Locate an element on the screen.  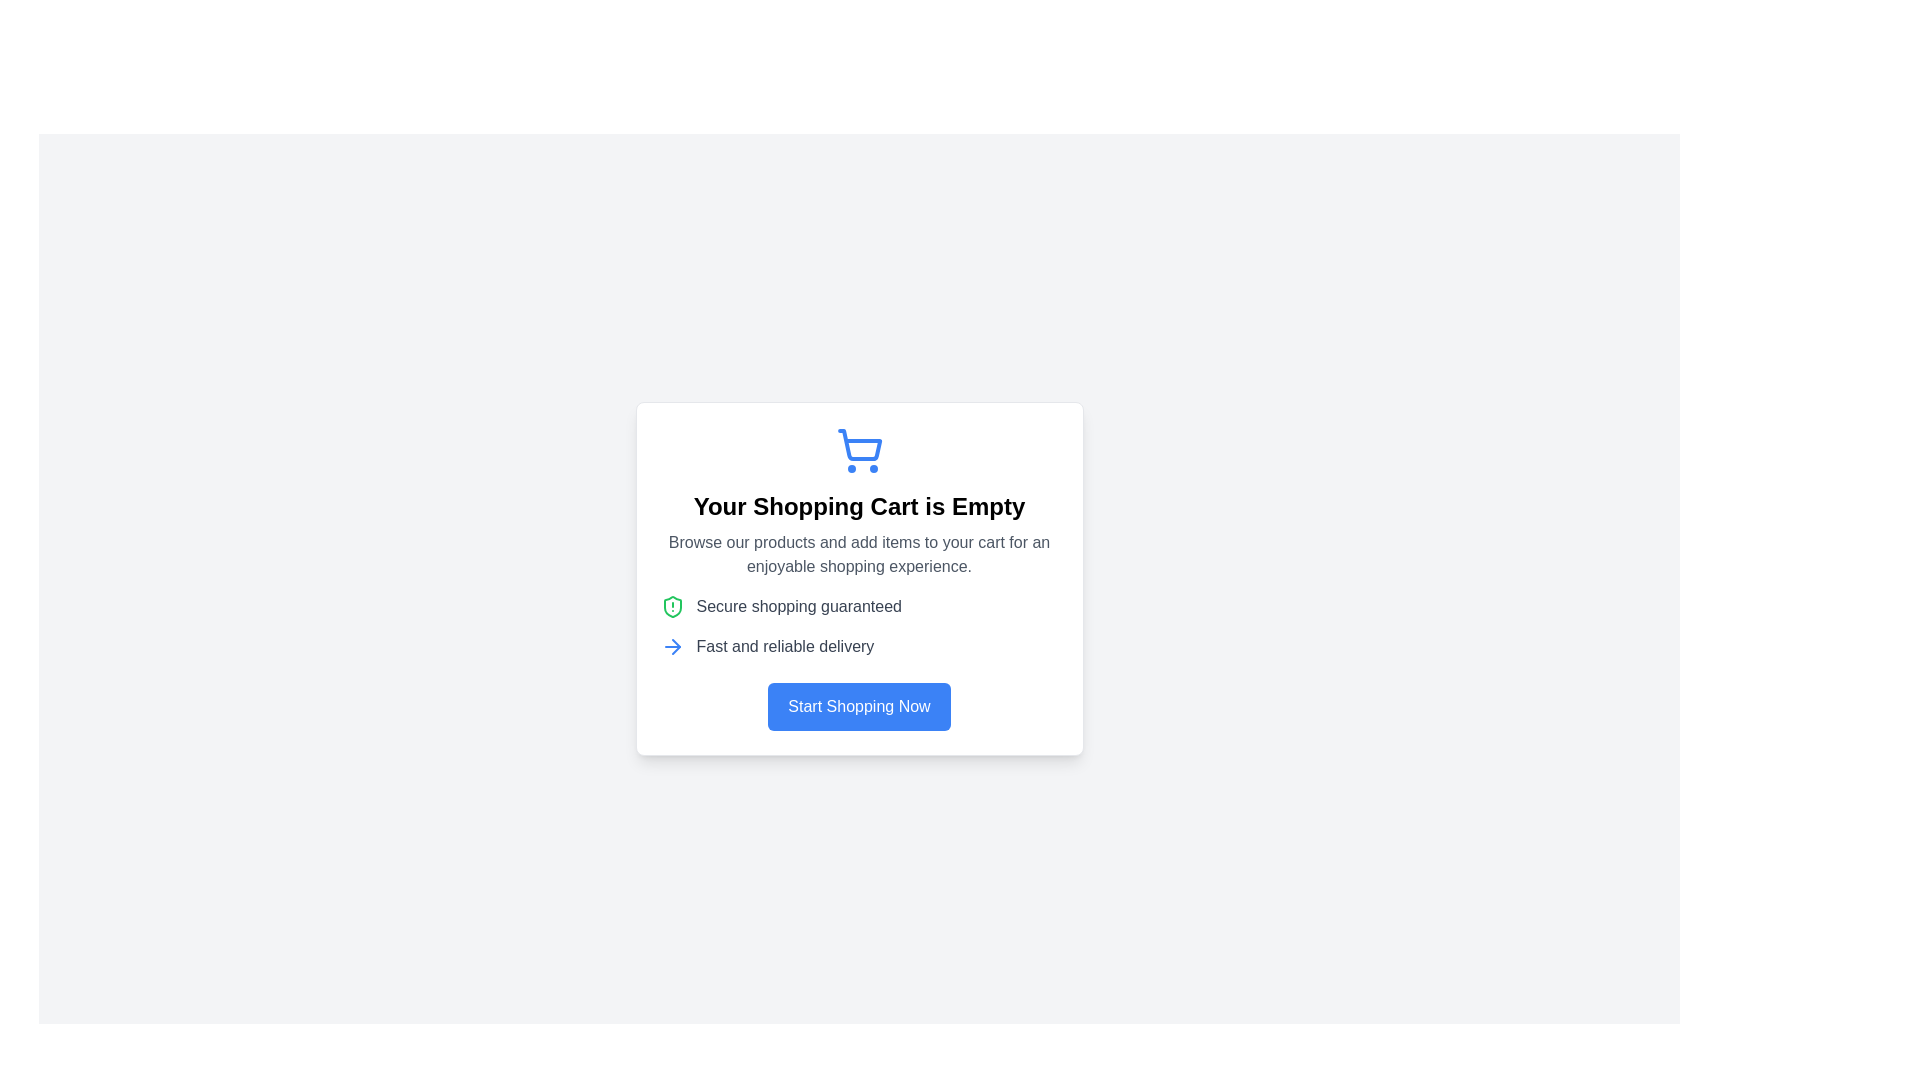
the blue arrow icon pointing to the right, which is located on the left side of the text 'Fast and reliable delivery.' is located at coordinates (672, 647).